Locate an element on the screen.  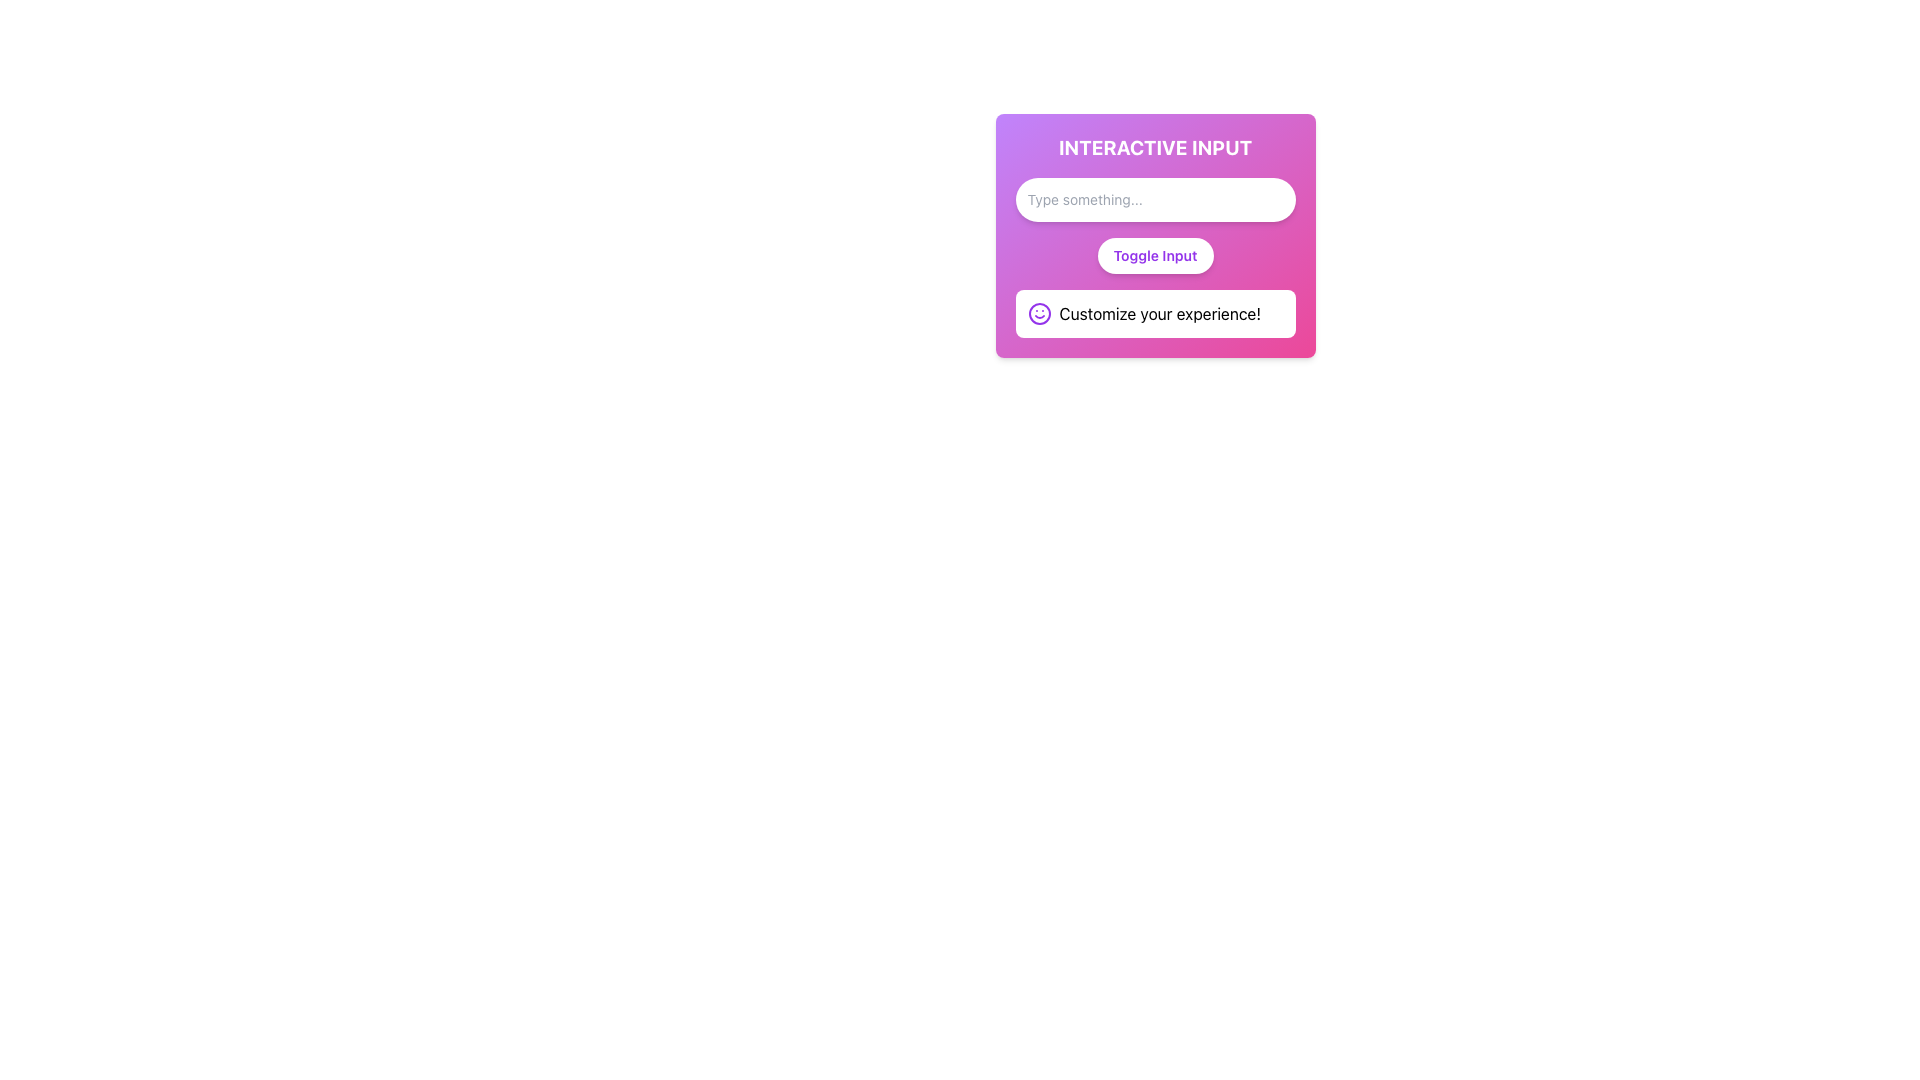
the purple smiley face icon that is located adjacent to the text 'Customize your experience!' is located at coordinates (1039, 313).